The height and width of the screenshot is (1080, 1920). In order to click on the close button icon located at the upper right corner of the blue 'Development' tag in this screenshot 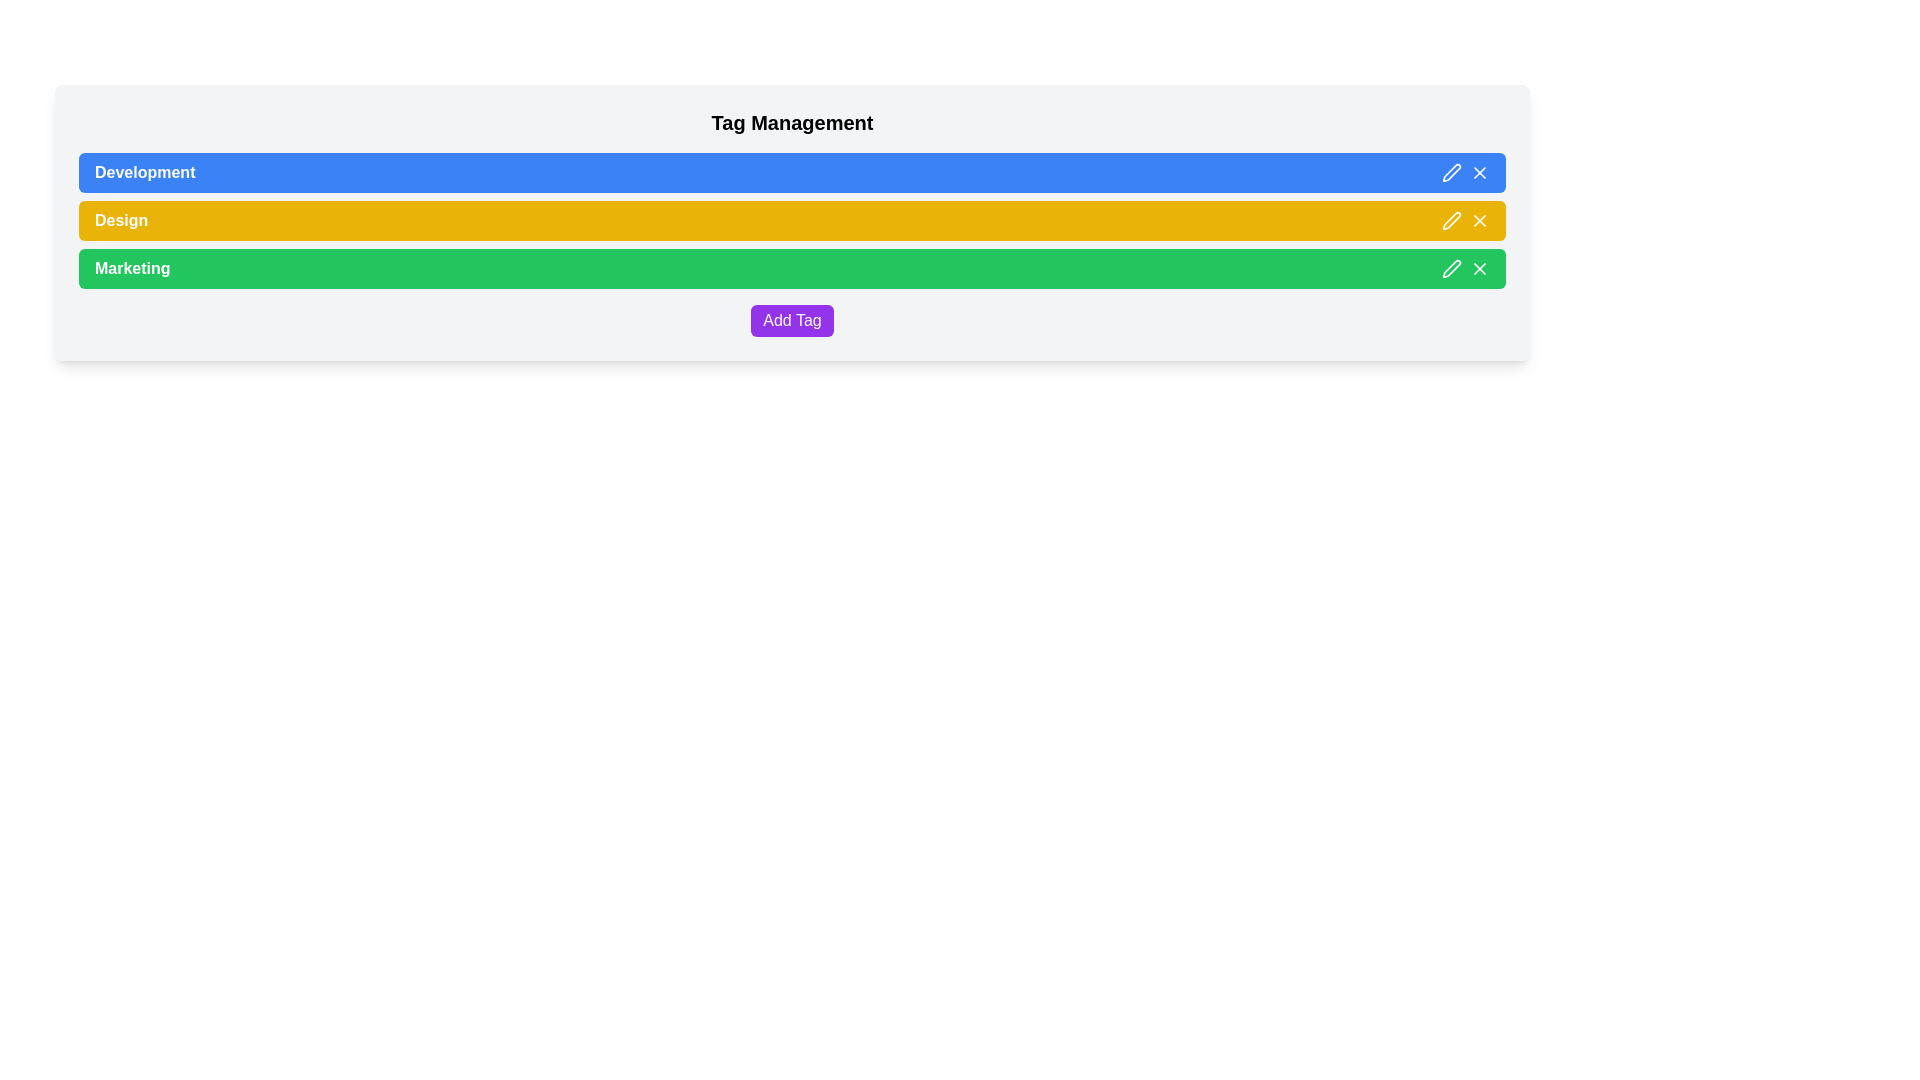, I will do `click(1479, 172)`.